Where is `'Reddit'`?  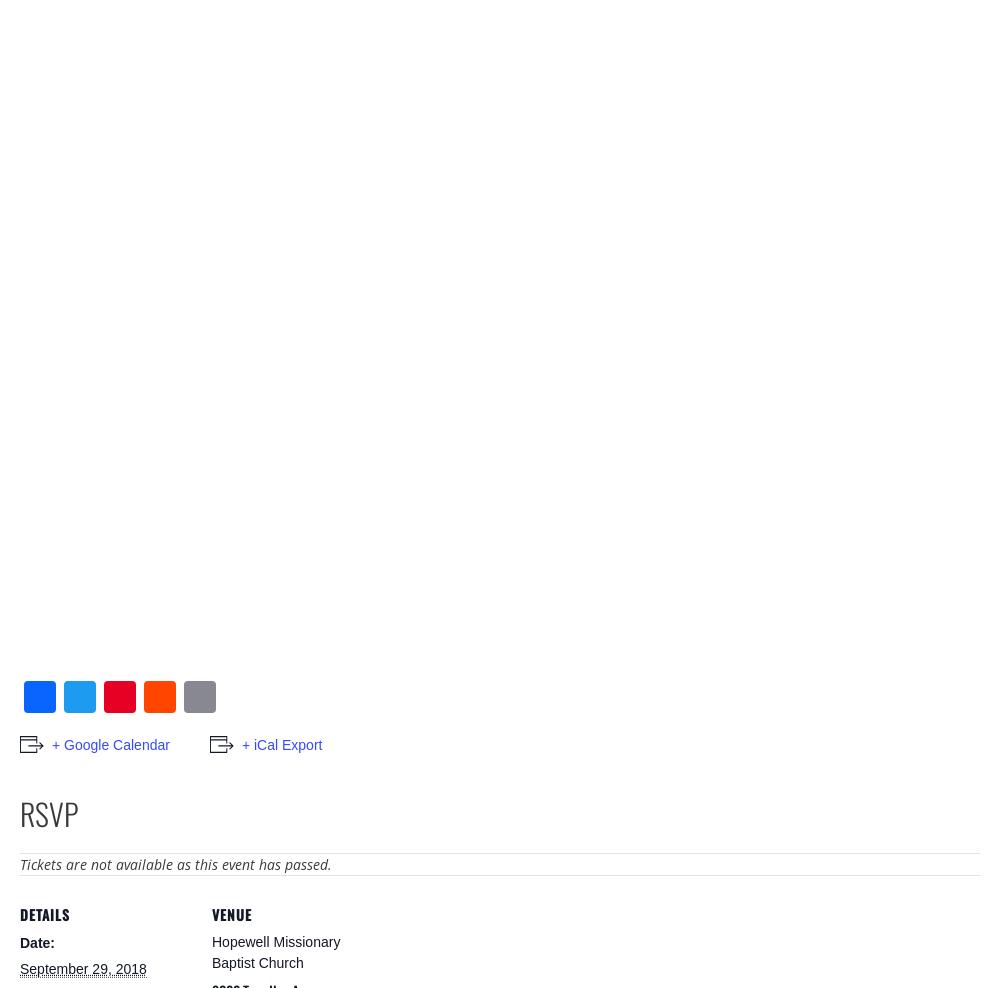 'Reddit' is located at coordinates (191, 727).